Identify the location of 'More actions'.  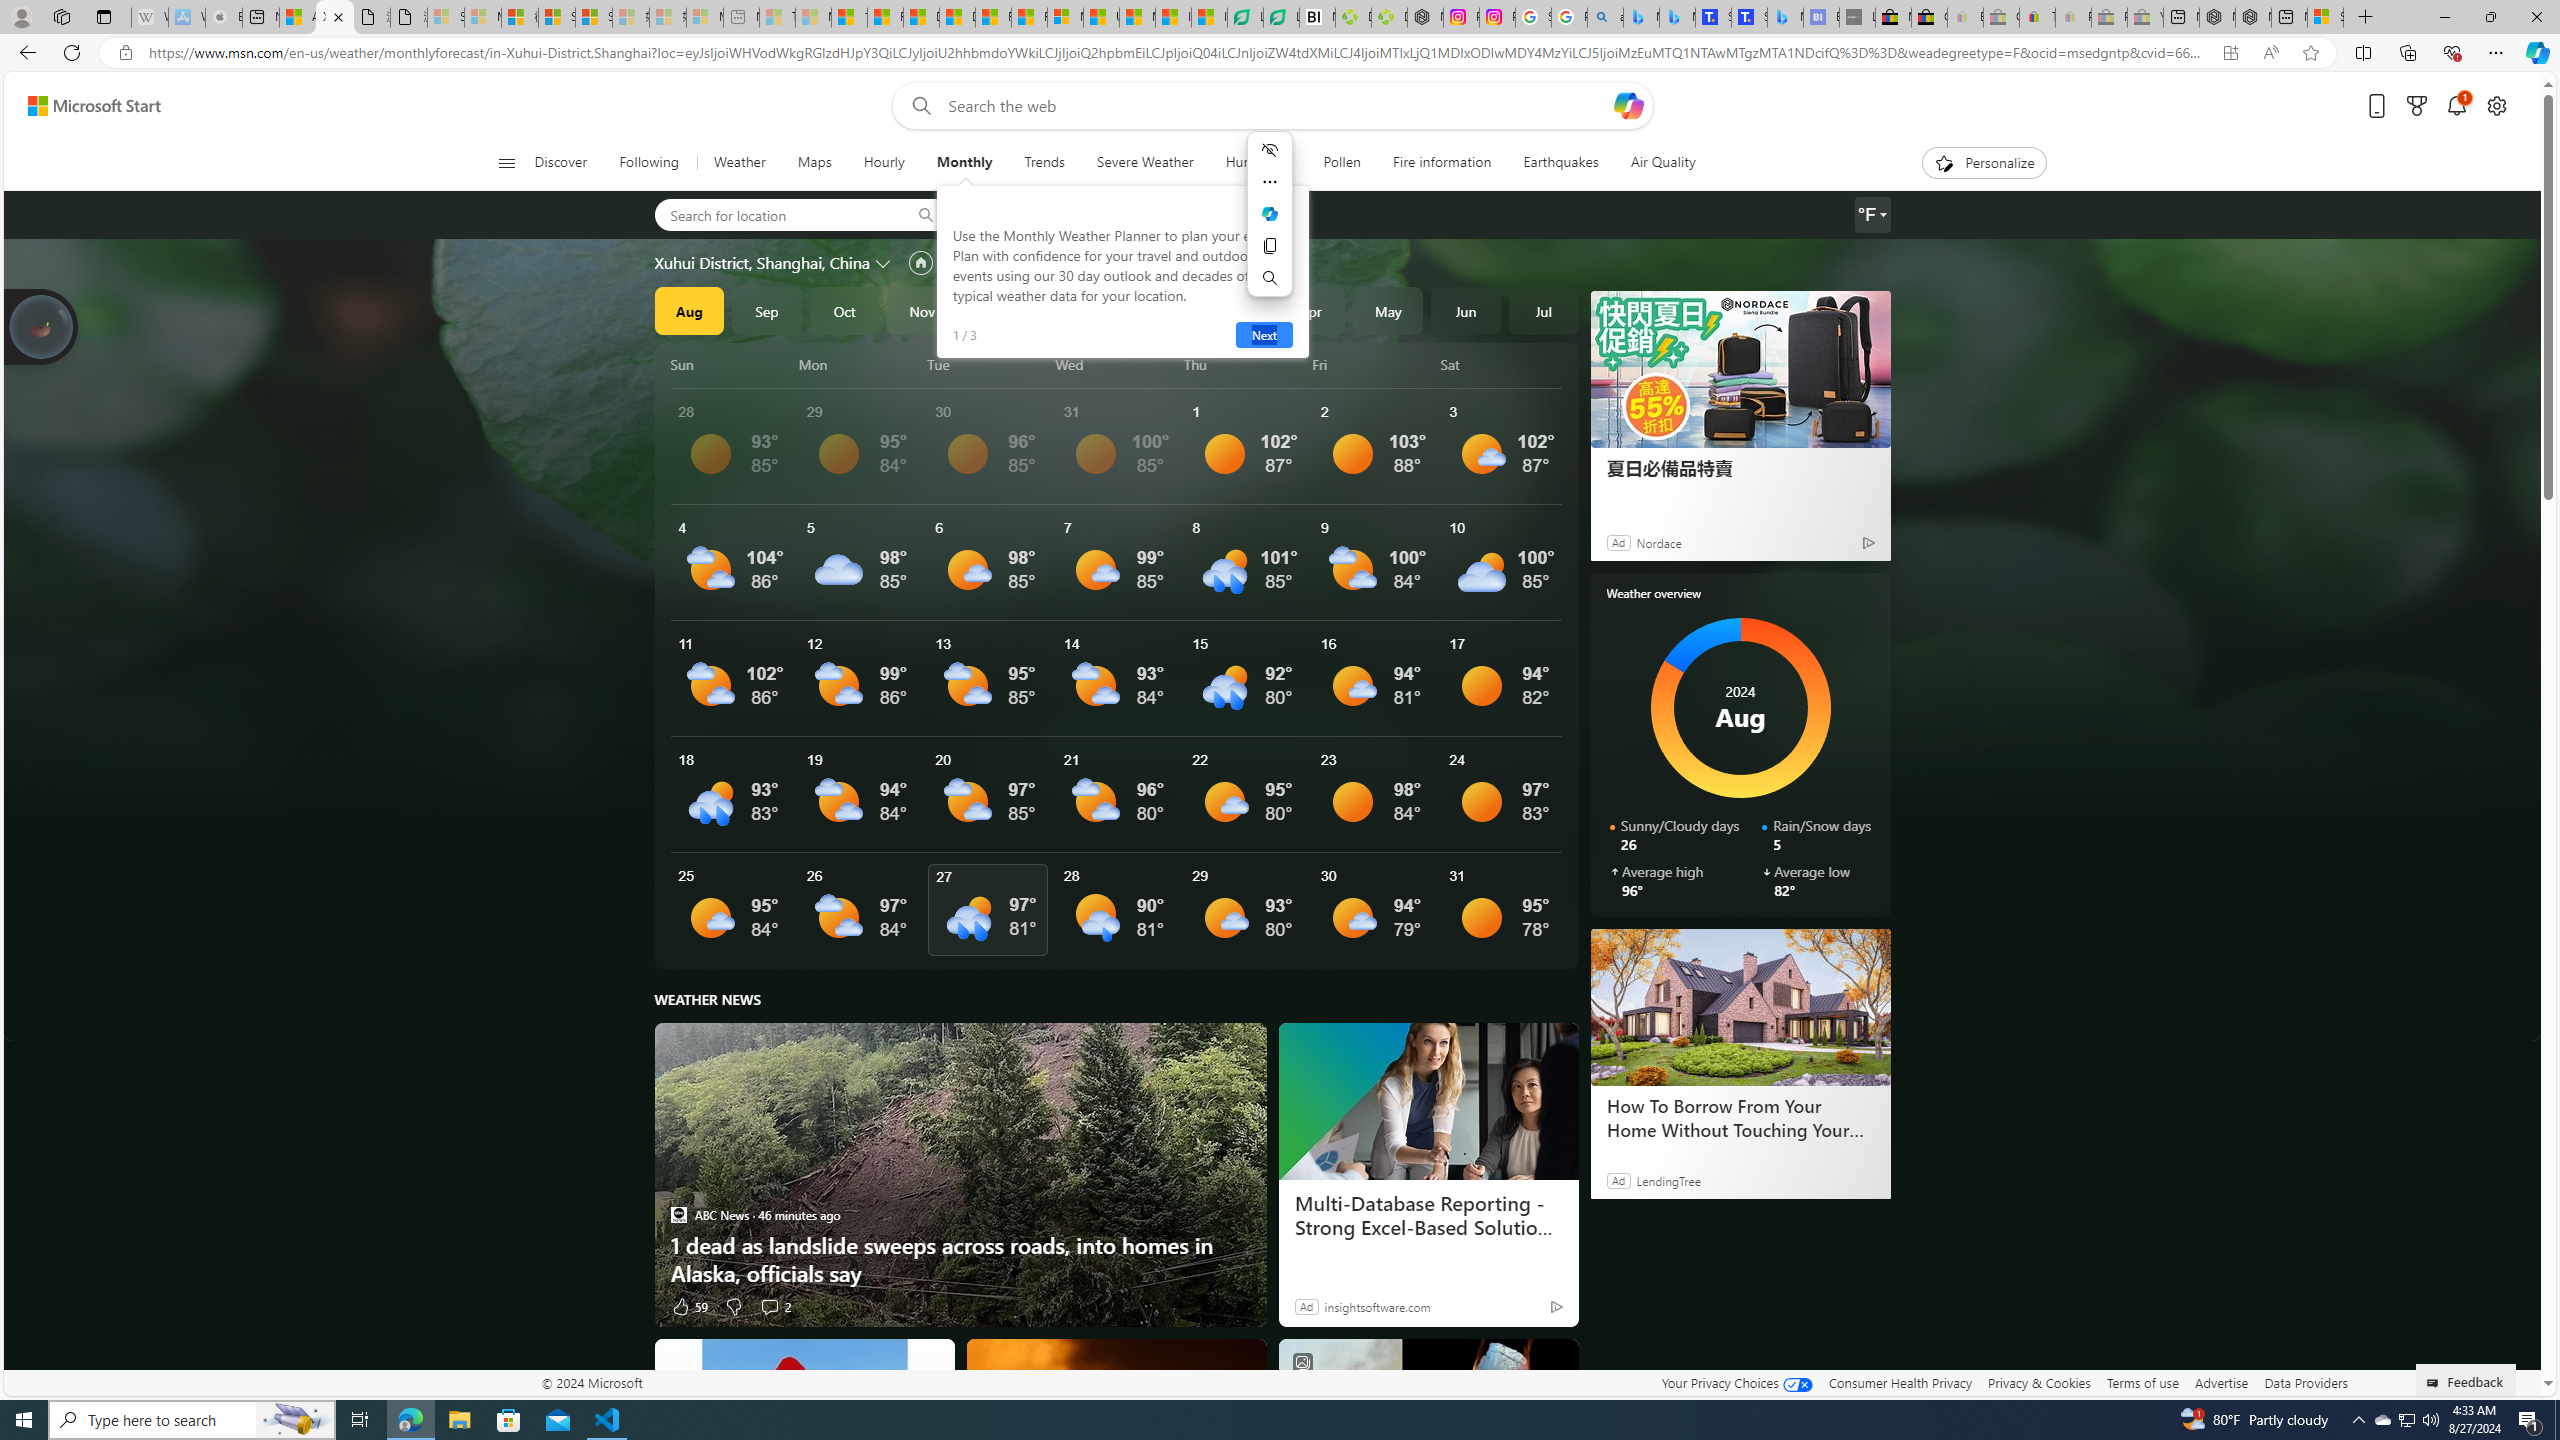
(1271, 181).